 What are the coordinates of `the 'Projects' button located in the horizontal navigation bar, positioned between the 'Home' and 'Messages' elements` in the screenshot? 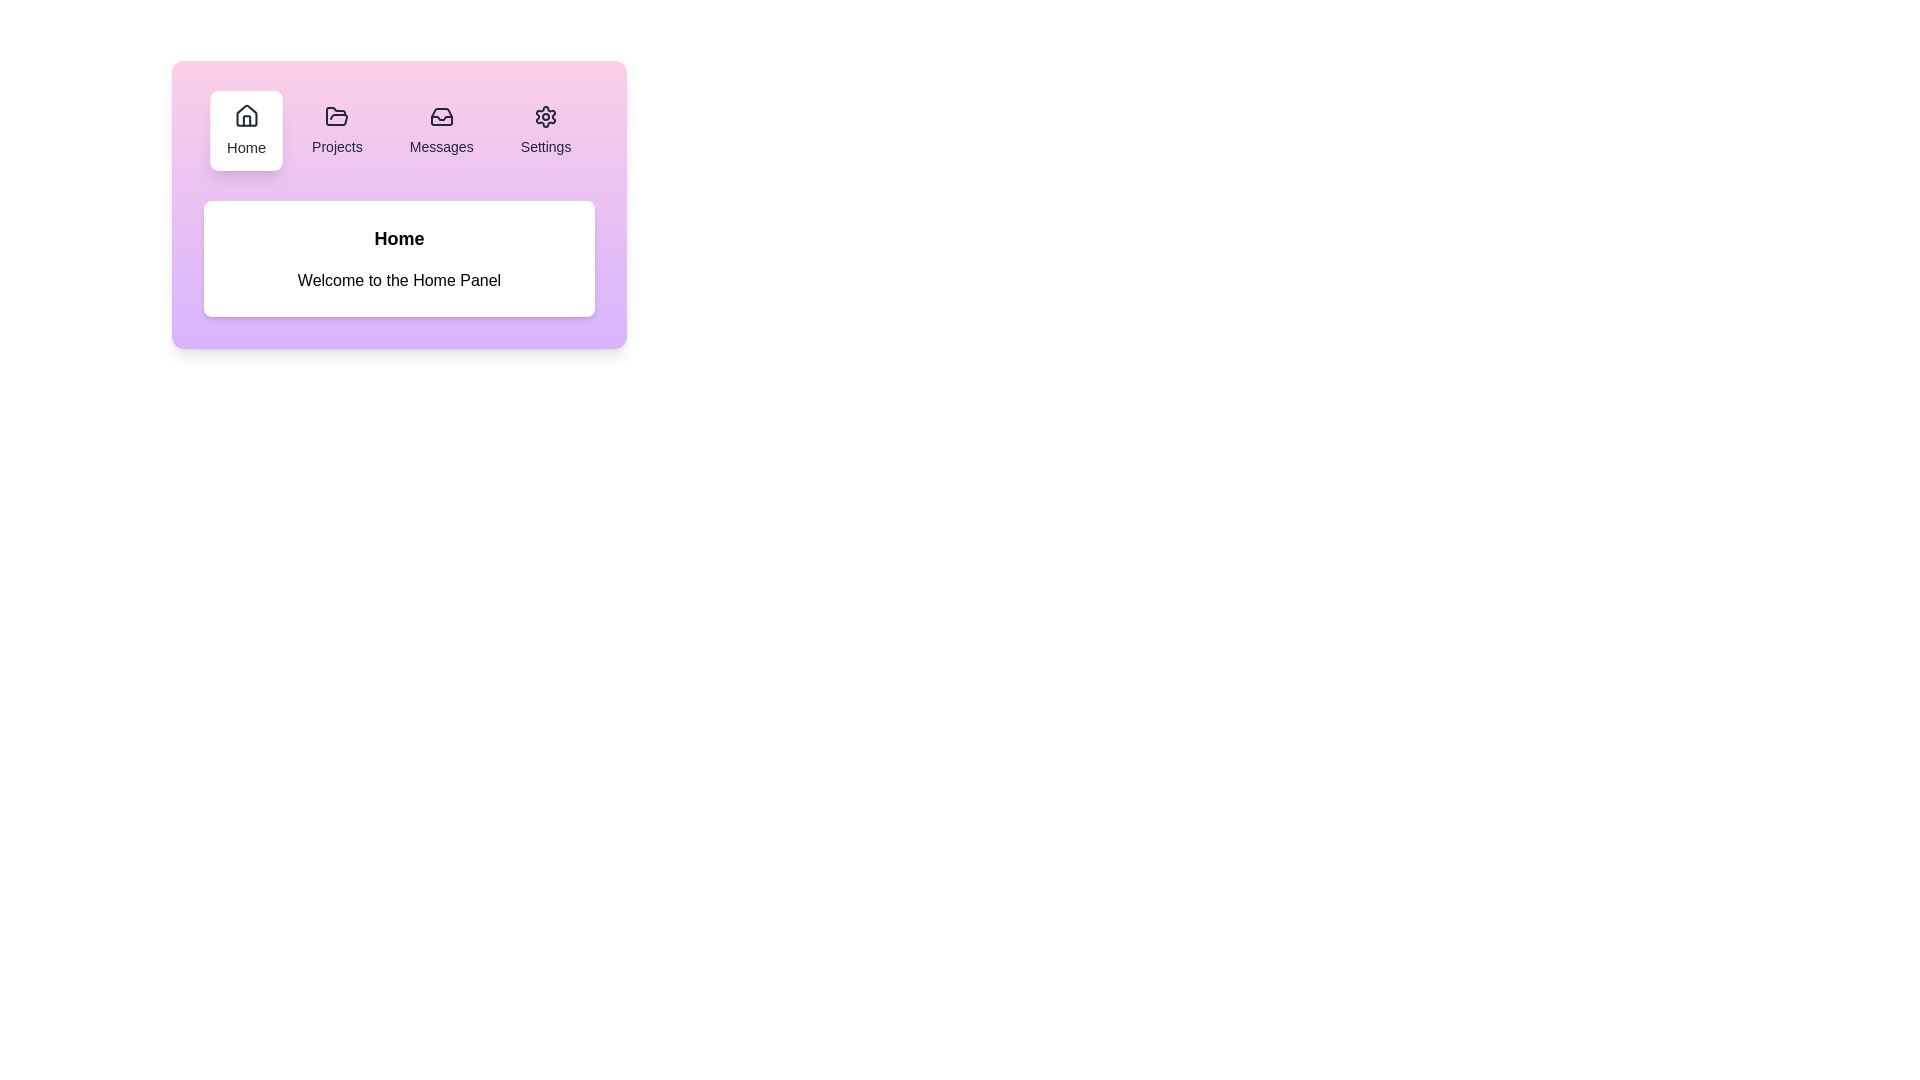 It's located at (336, 131).